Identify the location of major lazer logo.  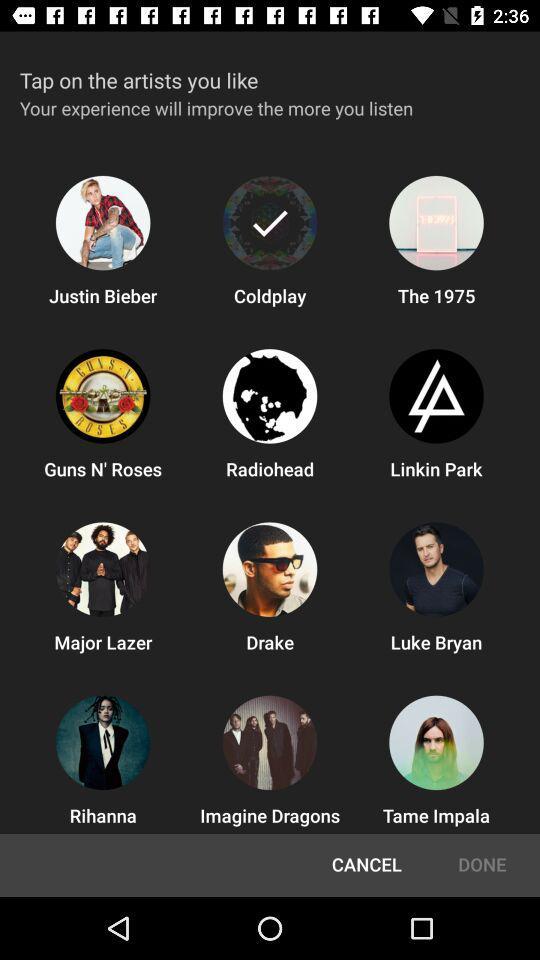
(102, 569).